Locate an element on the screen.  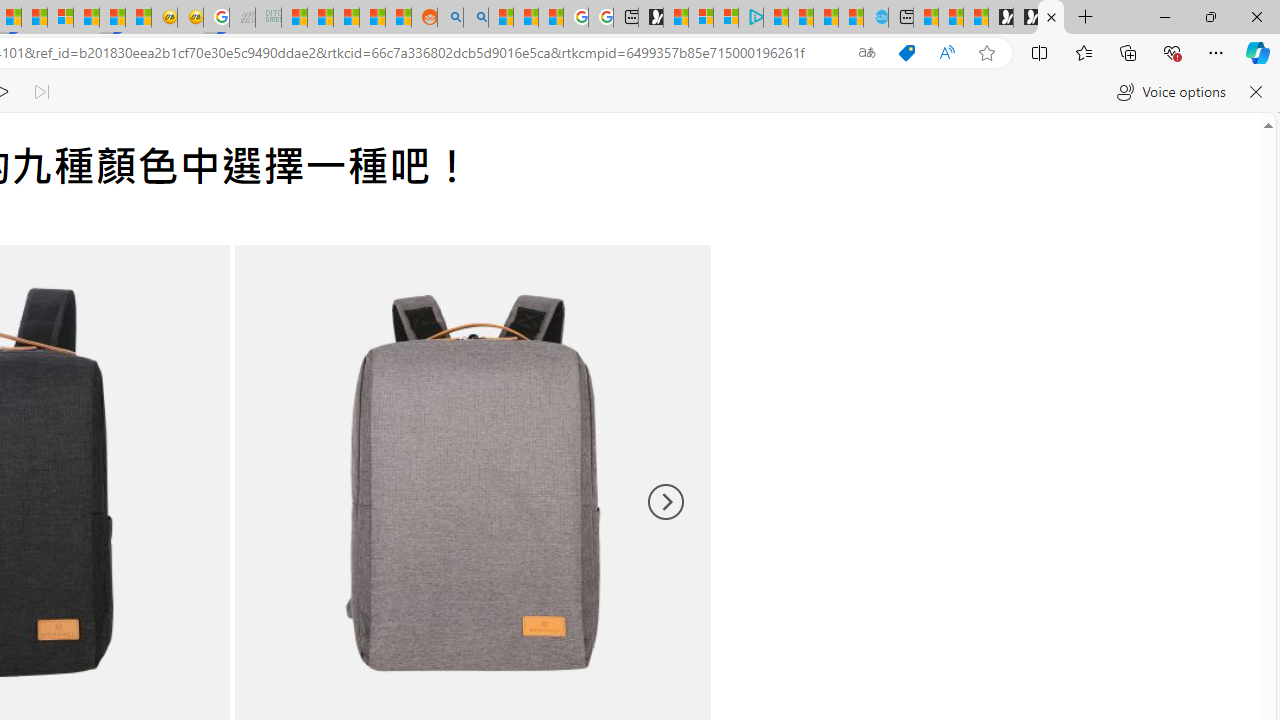
'New Tab' is located at coordinates (1085, 17).